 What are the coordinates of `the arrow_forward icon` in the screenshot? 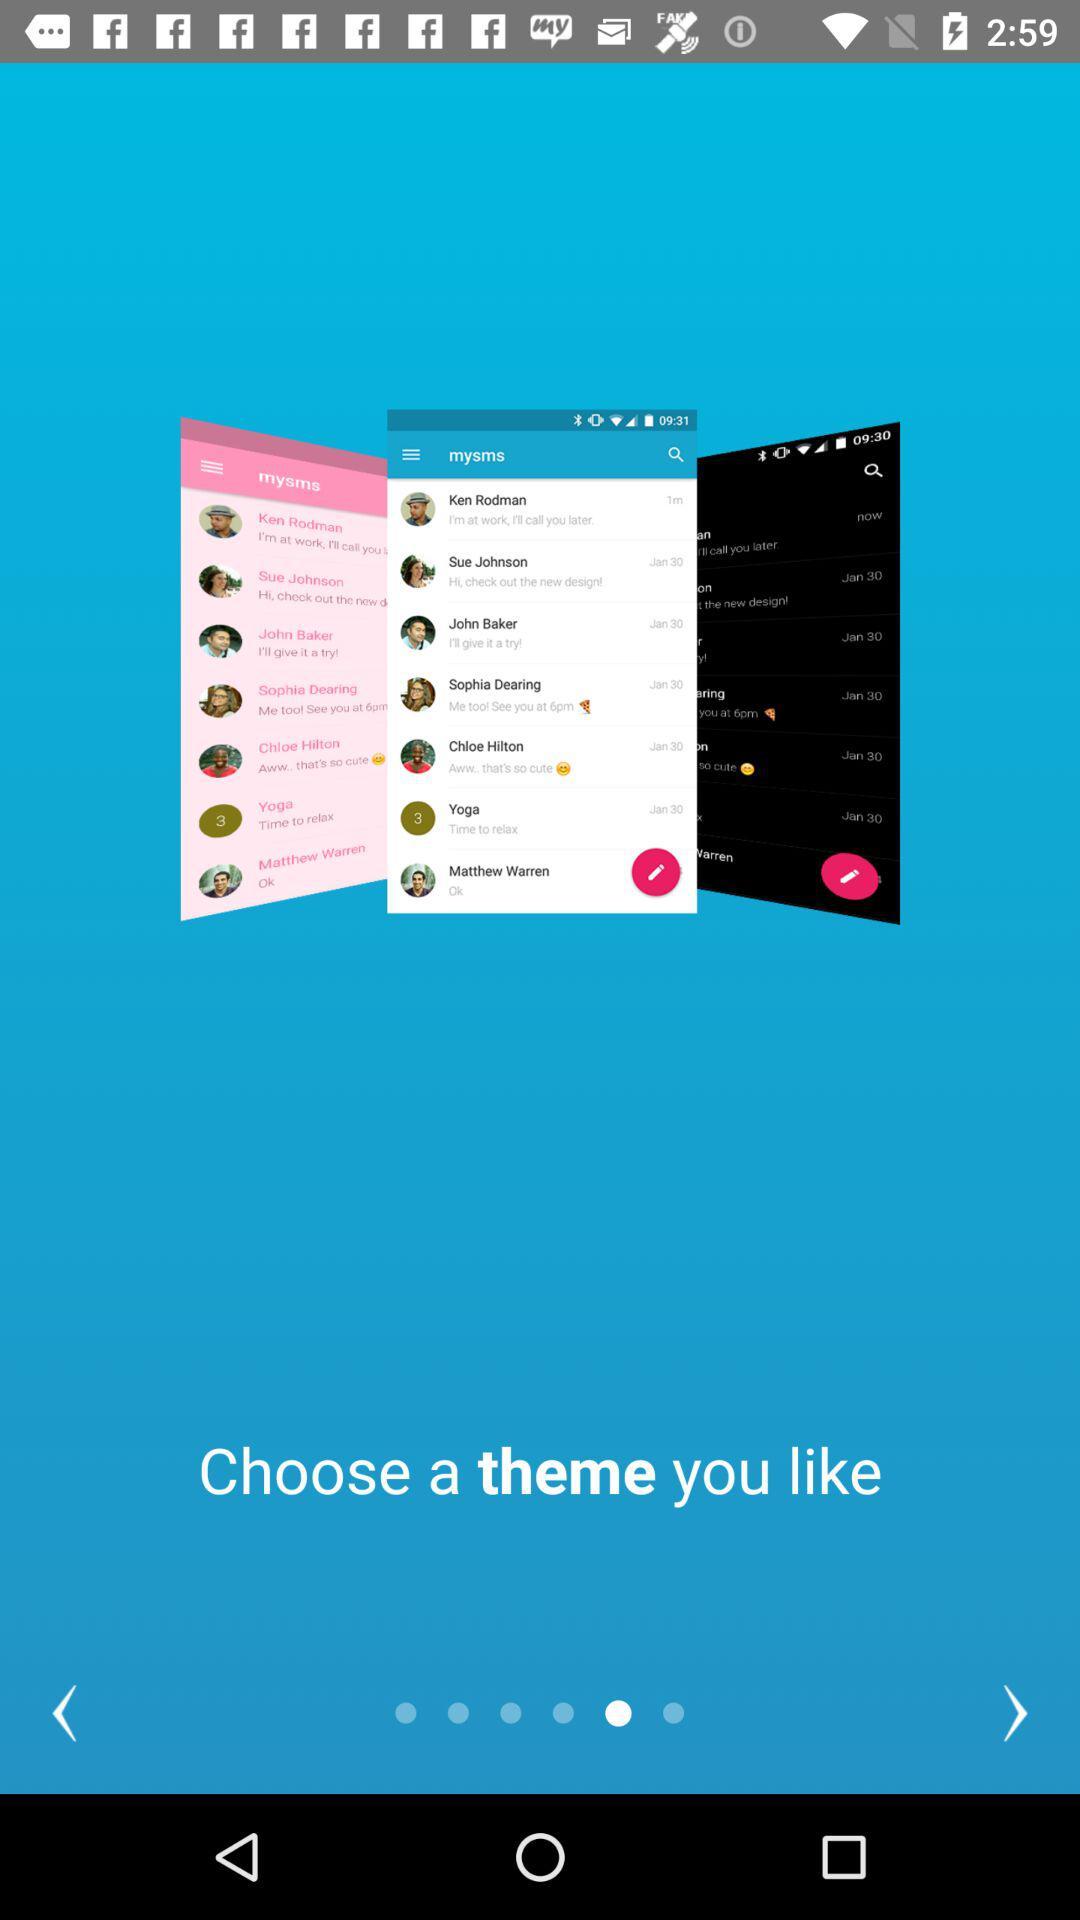 It's located at (1015, 1712).